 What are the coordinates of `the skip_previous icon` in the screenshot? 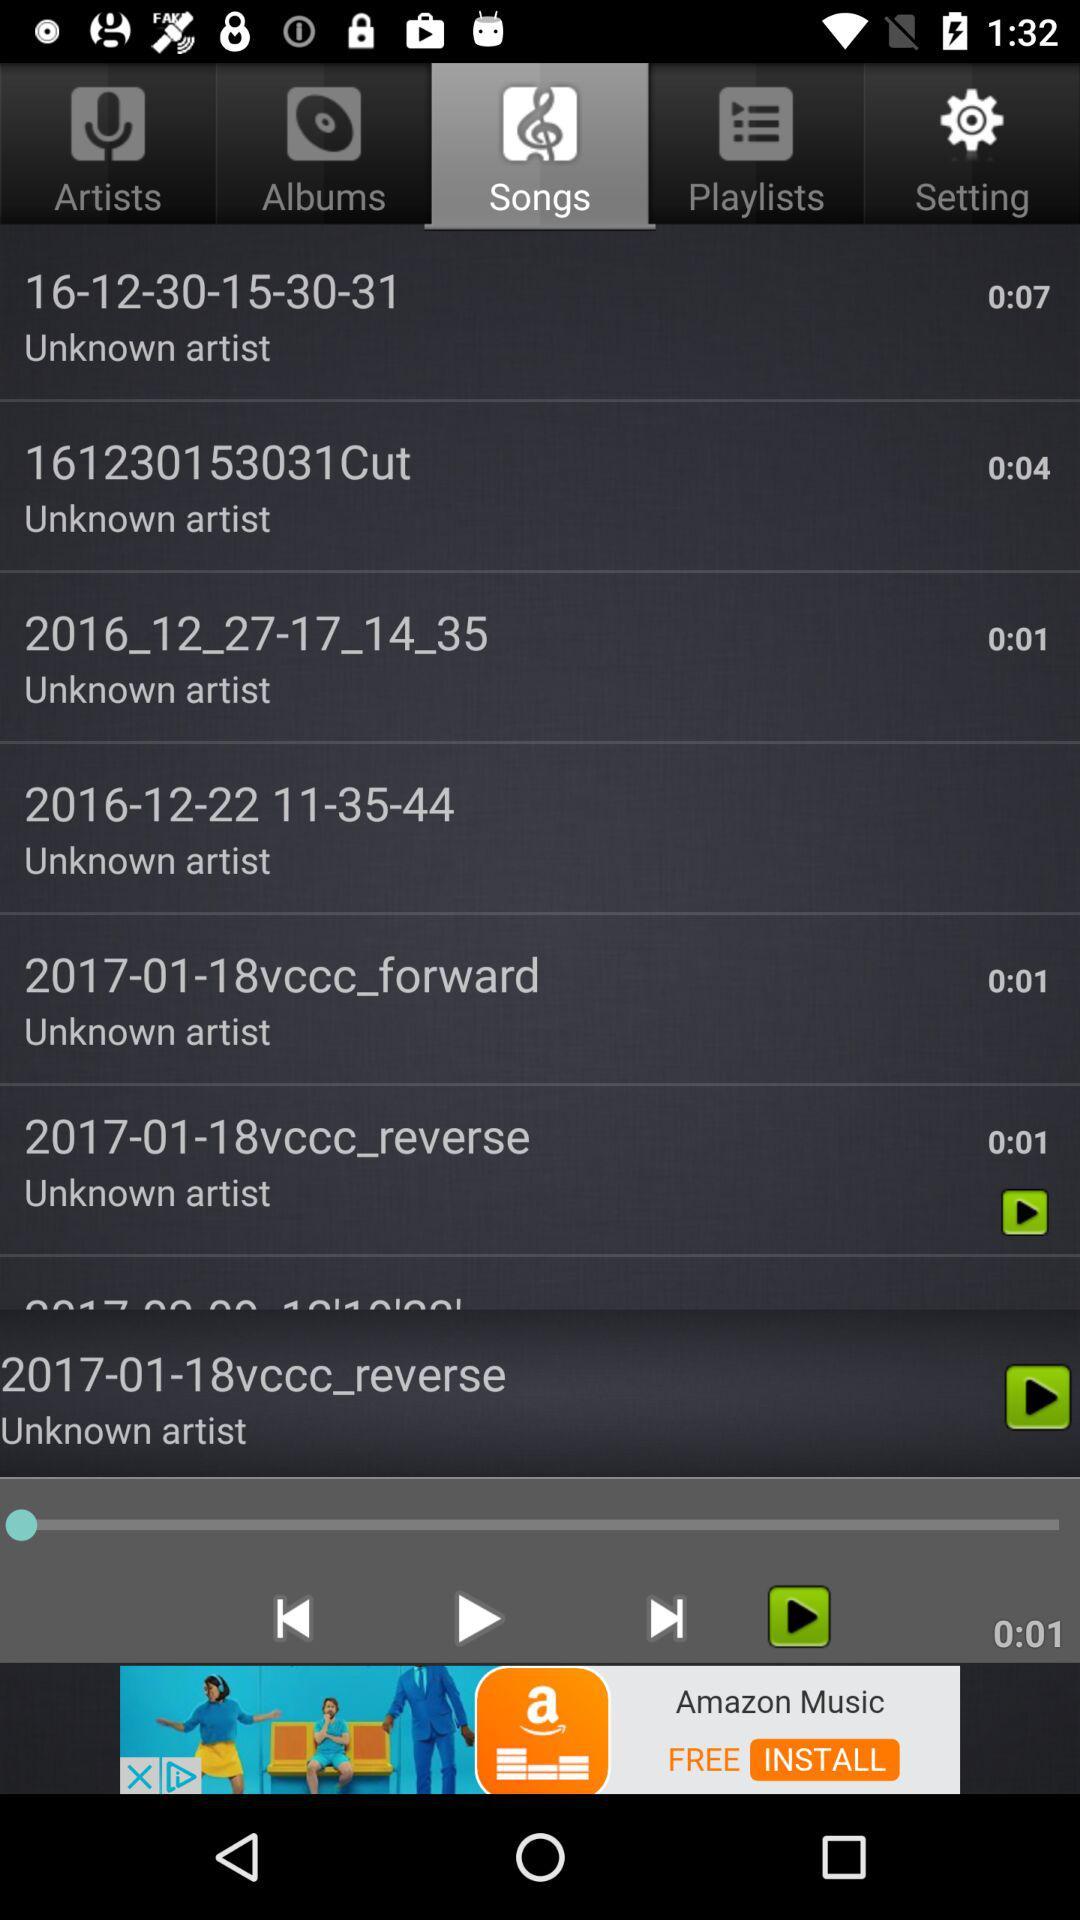 It's located at (292, 1618).